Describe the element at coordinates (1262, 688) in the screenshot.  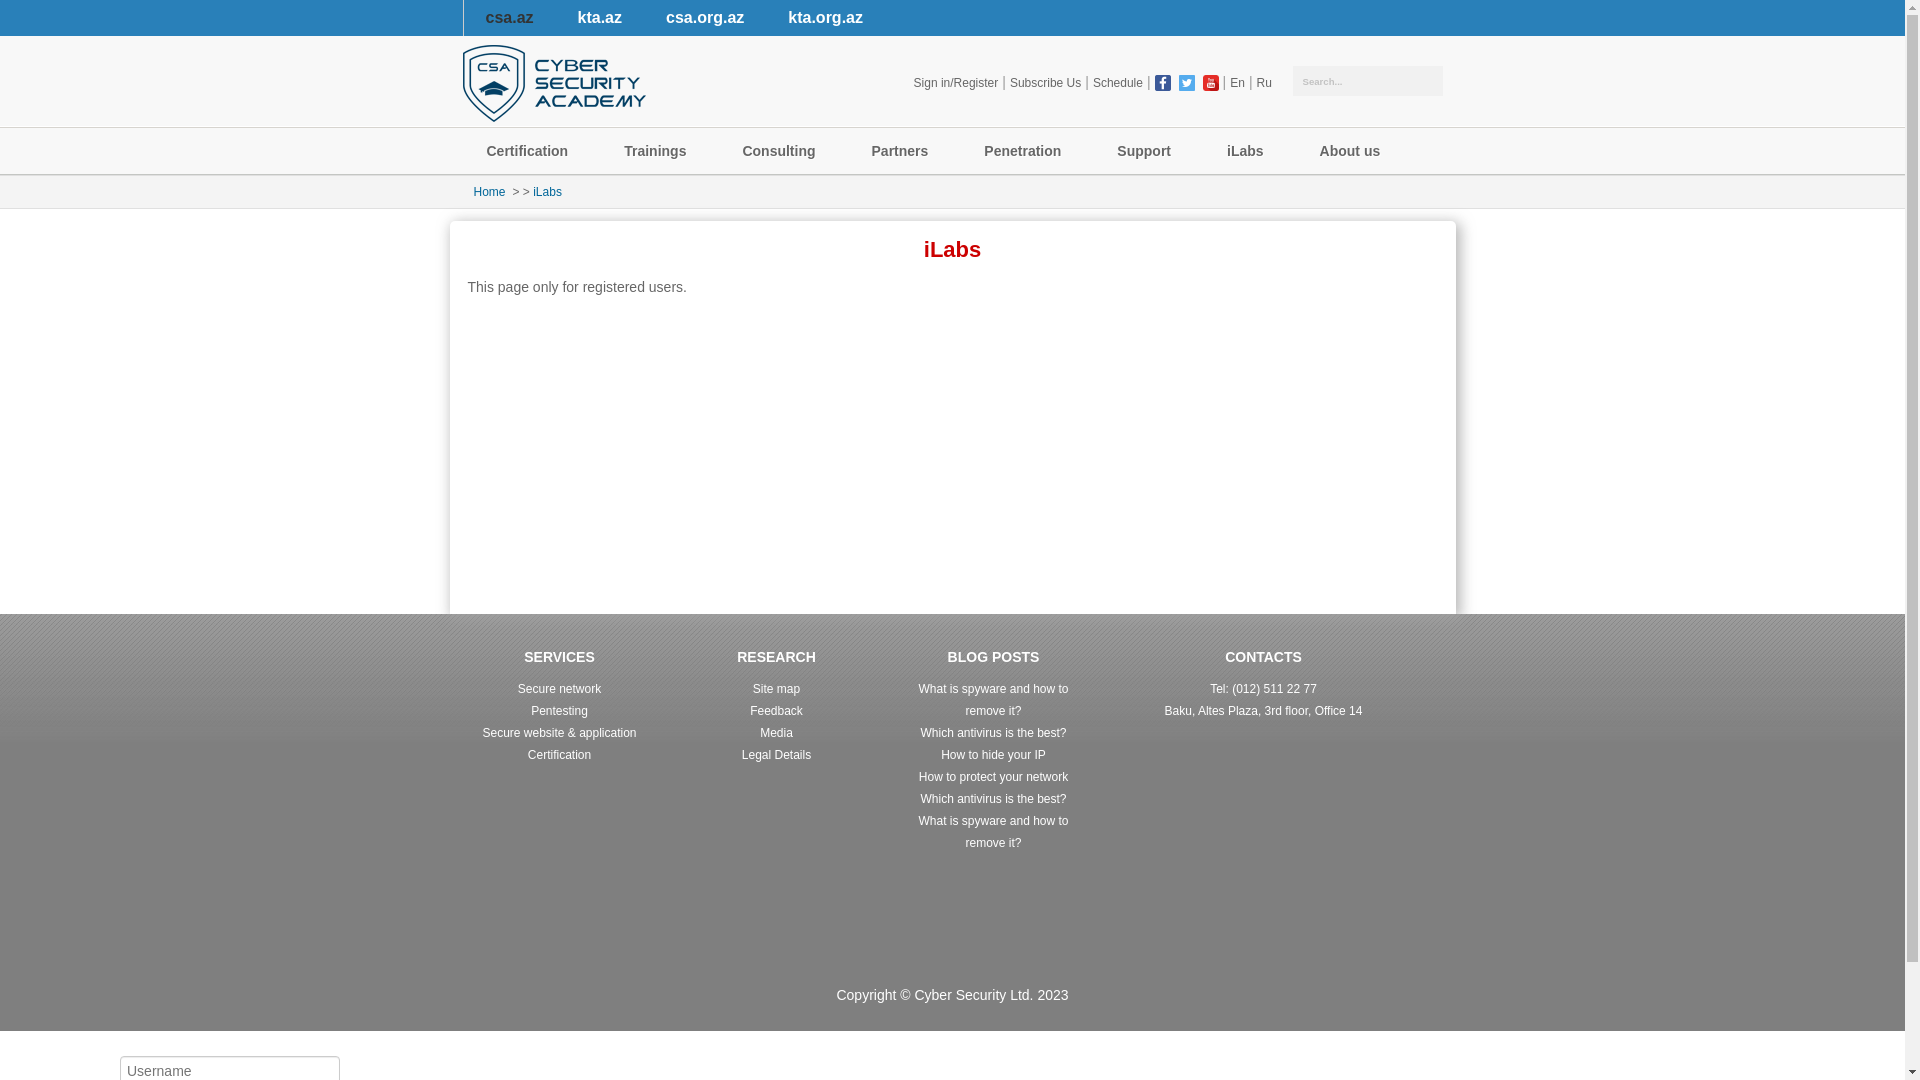
I see `'Tel: (012) 511 22 77'` at that location.